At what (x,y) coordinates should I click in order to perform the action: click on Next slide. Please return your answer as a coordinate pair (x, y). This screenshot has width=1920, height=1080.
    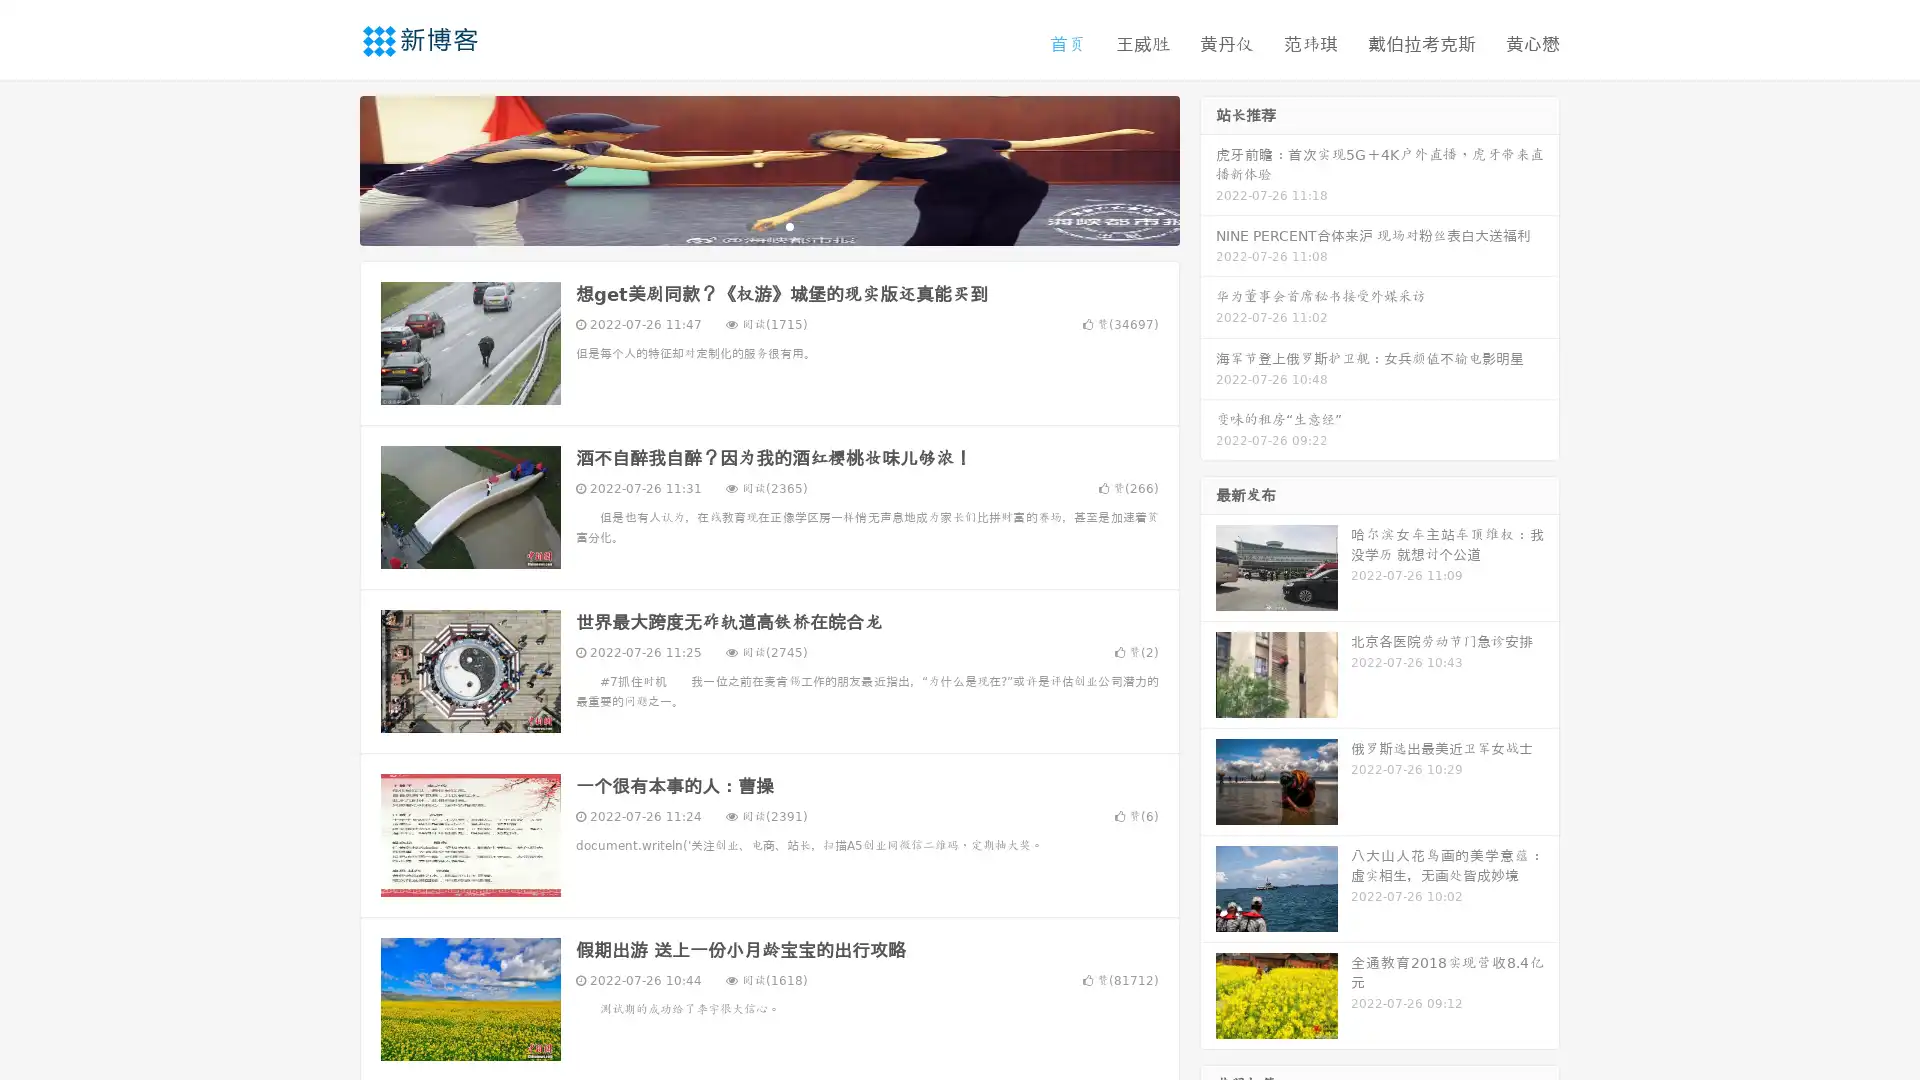
    Looking at the image, I should click on (1208, 168).